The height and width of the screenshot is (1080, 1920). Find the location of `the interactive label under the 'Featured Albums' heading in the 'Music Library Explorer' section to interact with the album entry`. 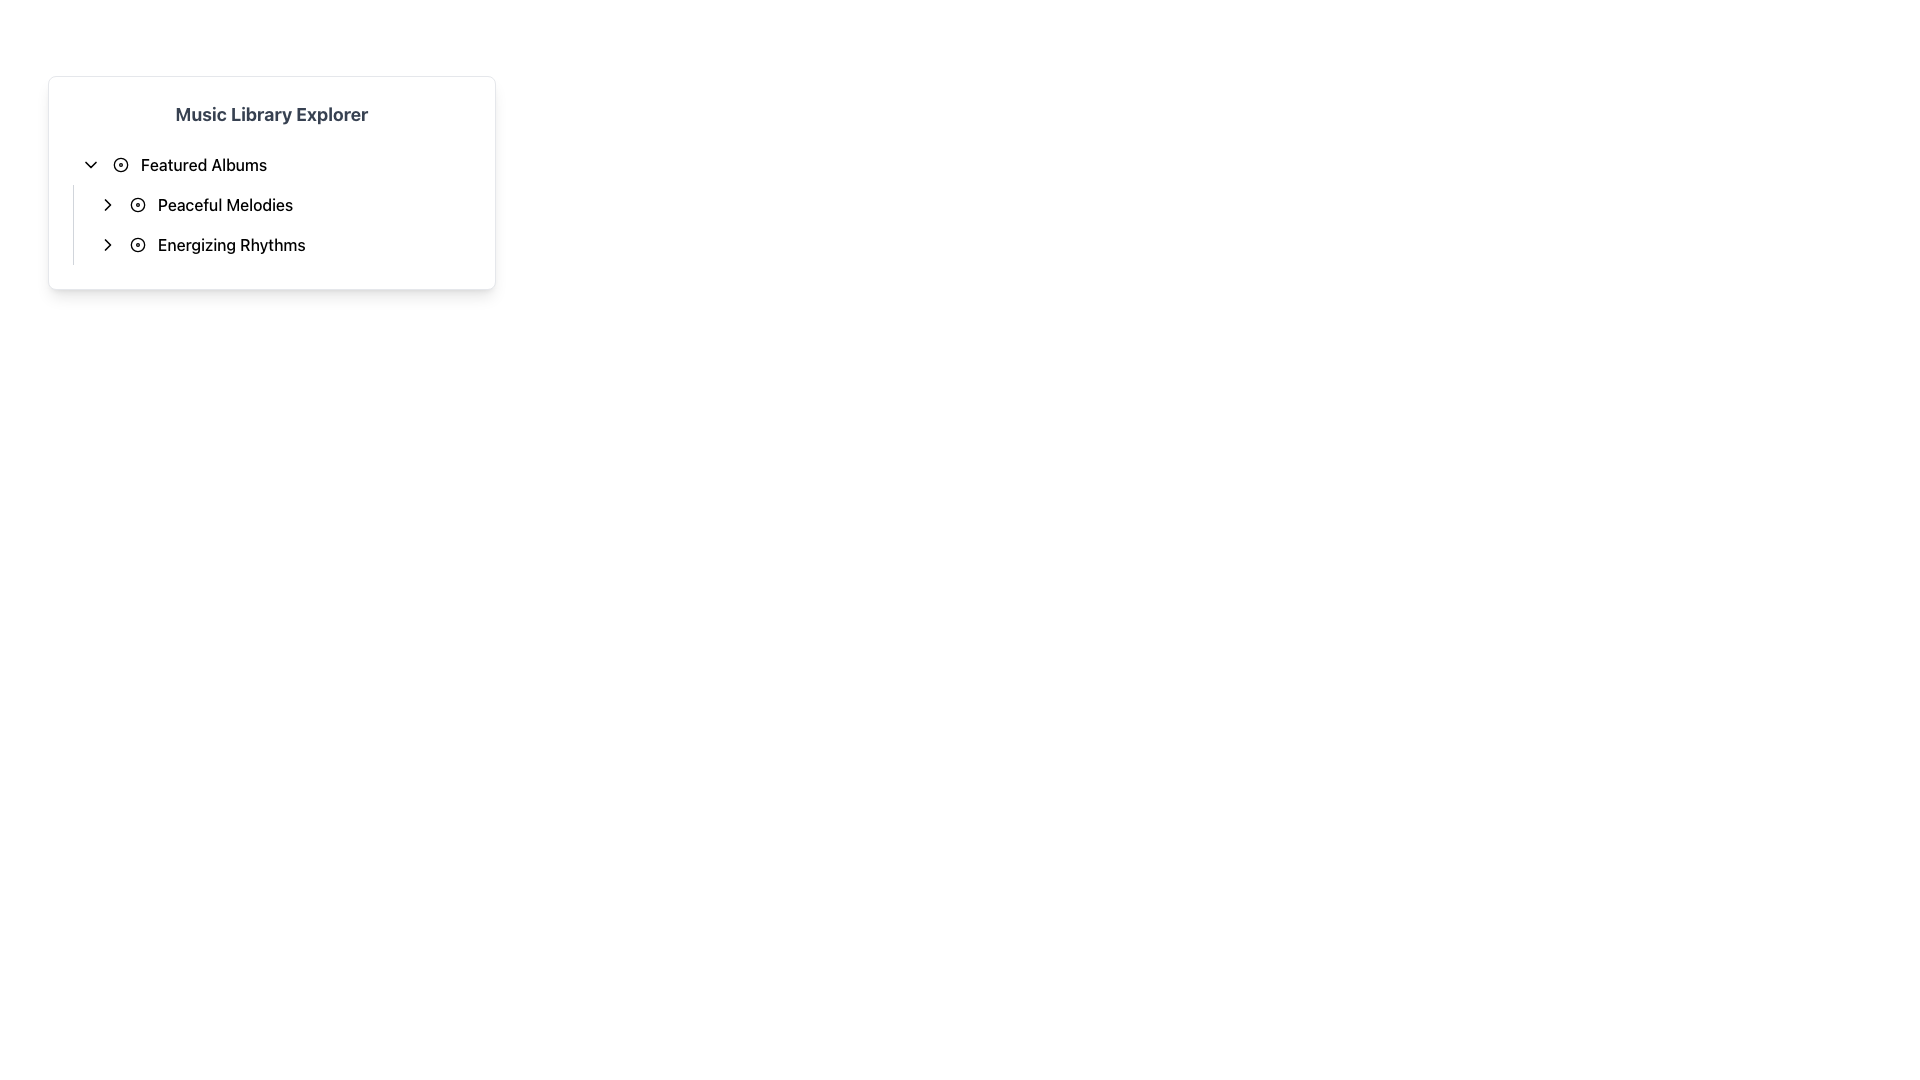

the interactive label under the 'Featured Albums' heading in the 'Music Library Explorer' section to interact with the album entry is located at coordinates (271, 204).